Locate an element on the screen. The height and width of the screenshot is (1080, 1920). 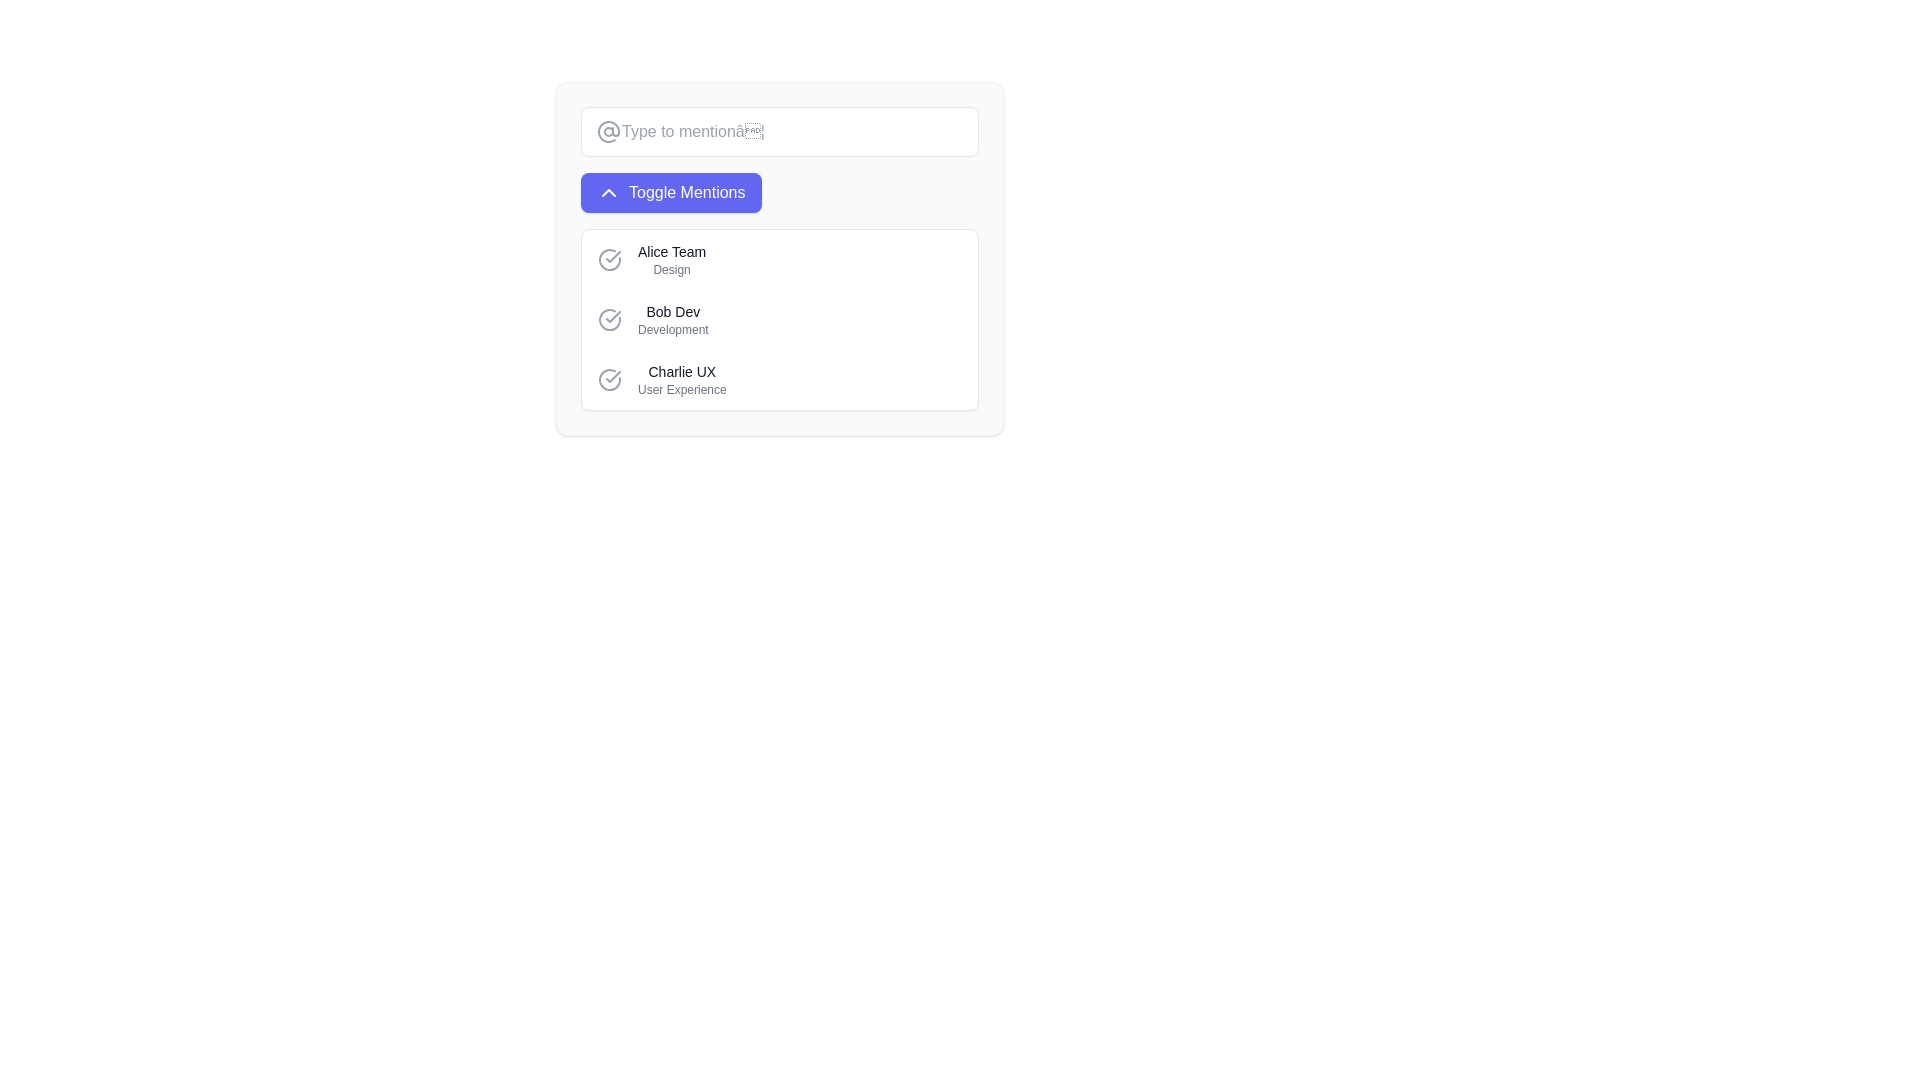
the 'Charlie UX' text label grouped element located under the 'Toggle Mentions' dropdown menu is located at coordinates (682, 380).